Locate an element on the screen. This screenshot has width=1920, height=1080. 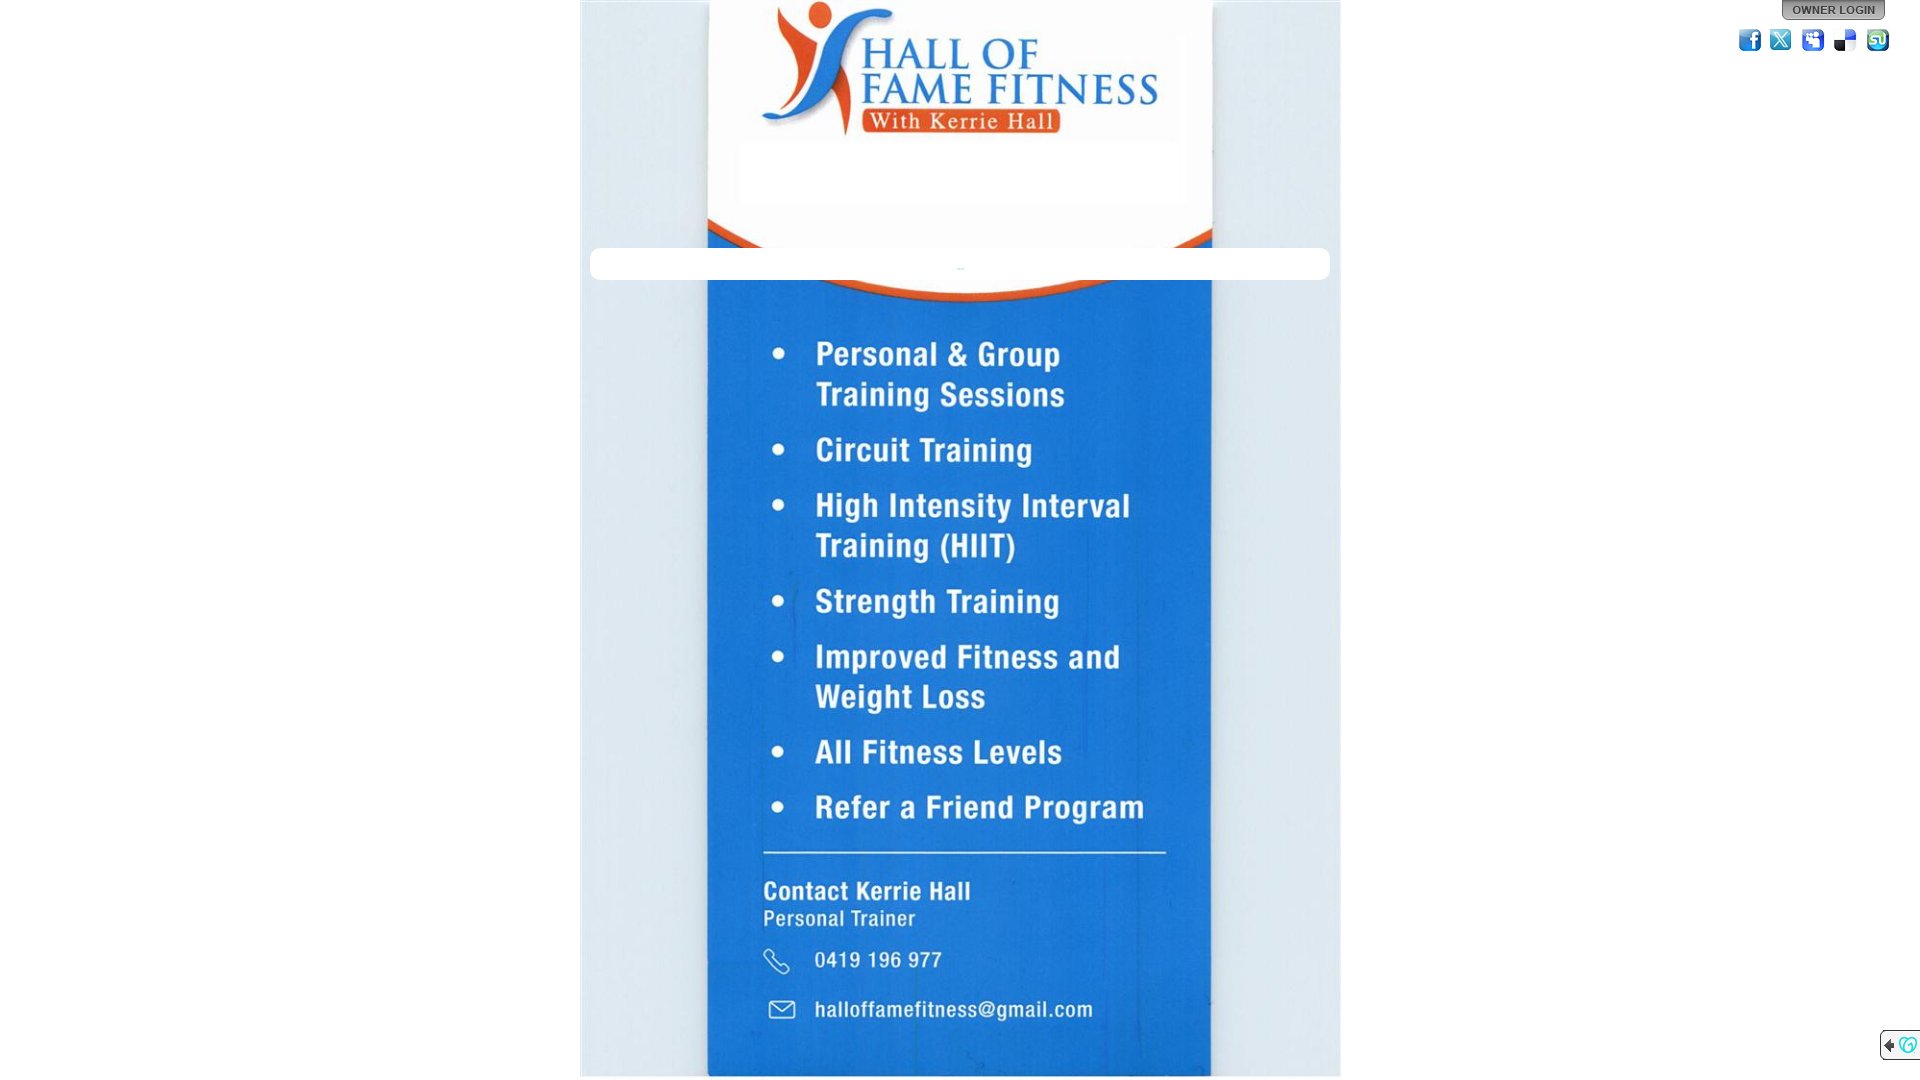
'Del.icio.us' is located at coordinates (1845, 39).